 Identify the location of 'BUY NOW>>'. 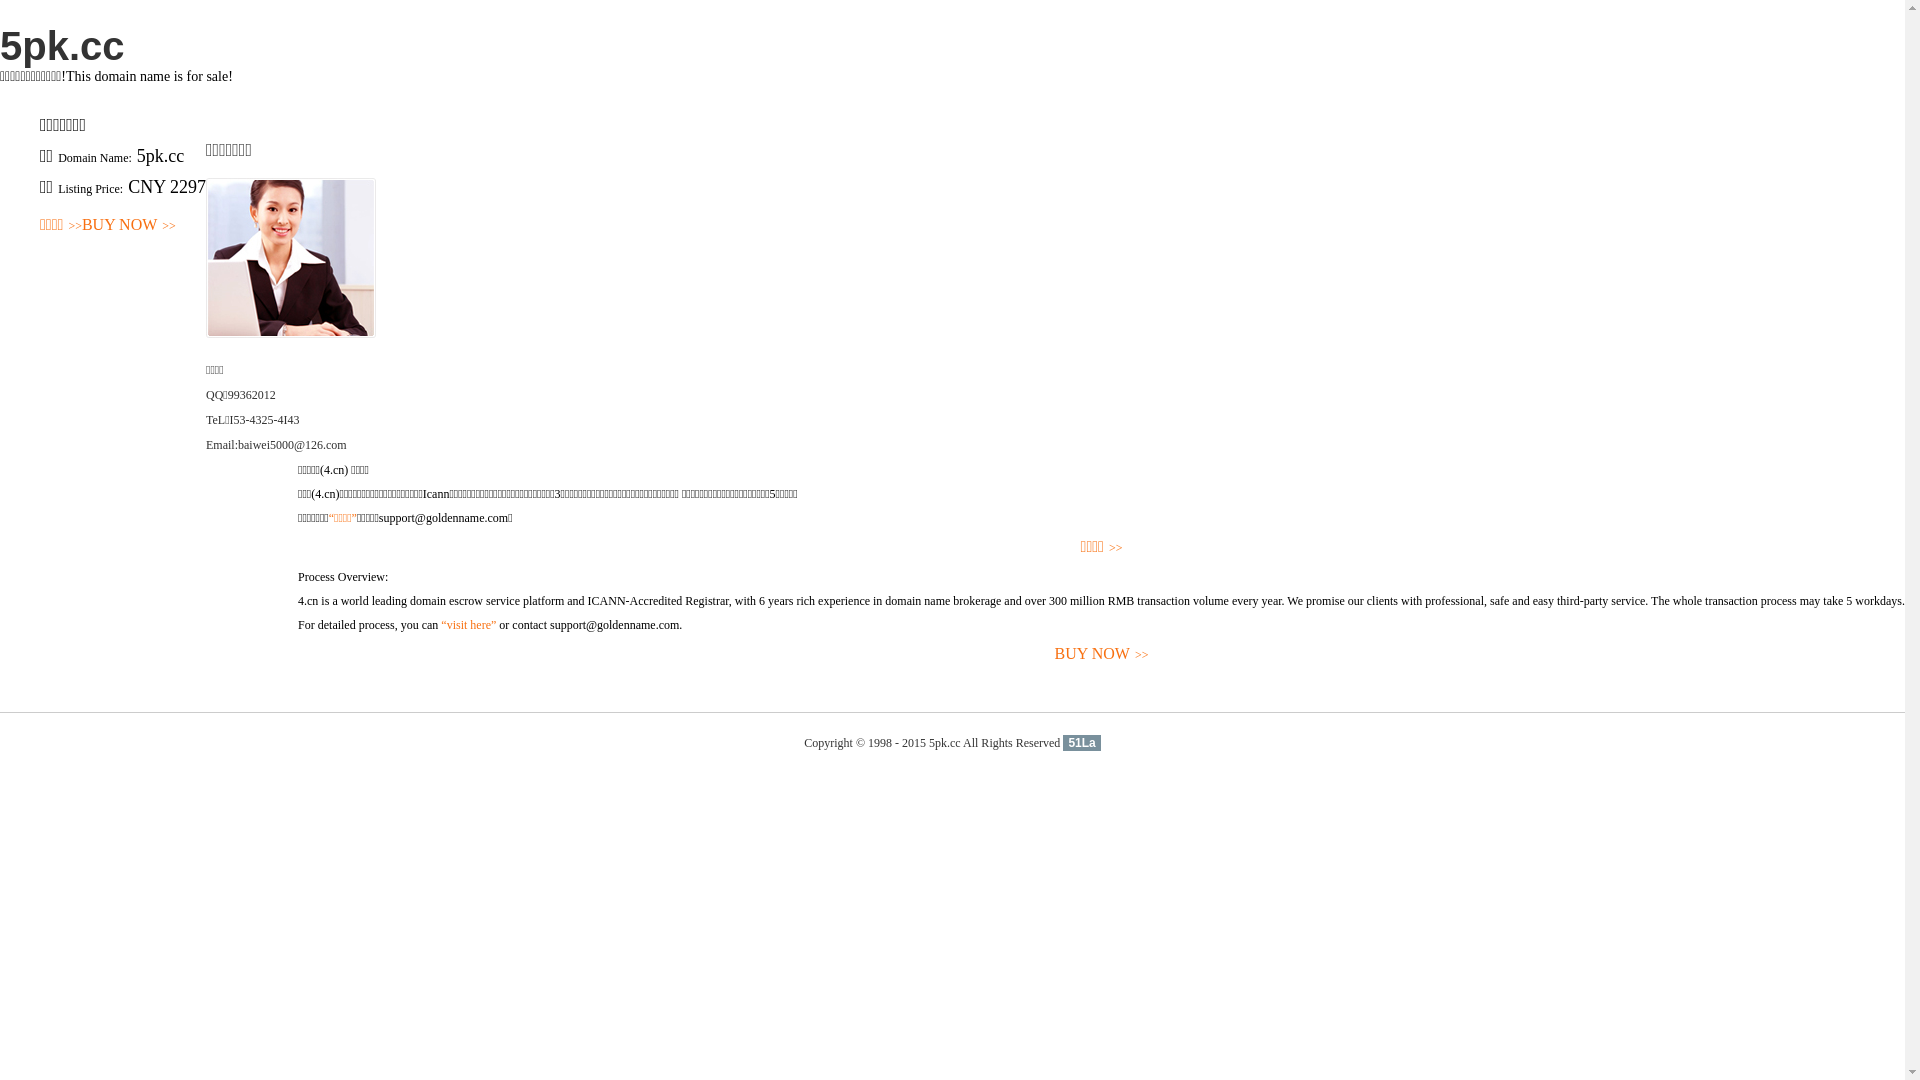
(1100, 654).